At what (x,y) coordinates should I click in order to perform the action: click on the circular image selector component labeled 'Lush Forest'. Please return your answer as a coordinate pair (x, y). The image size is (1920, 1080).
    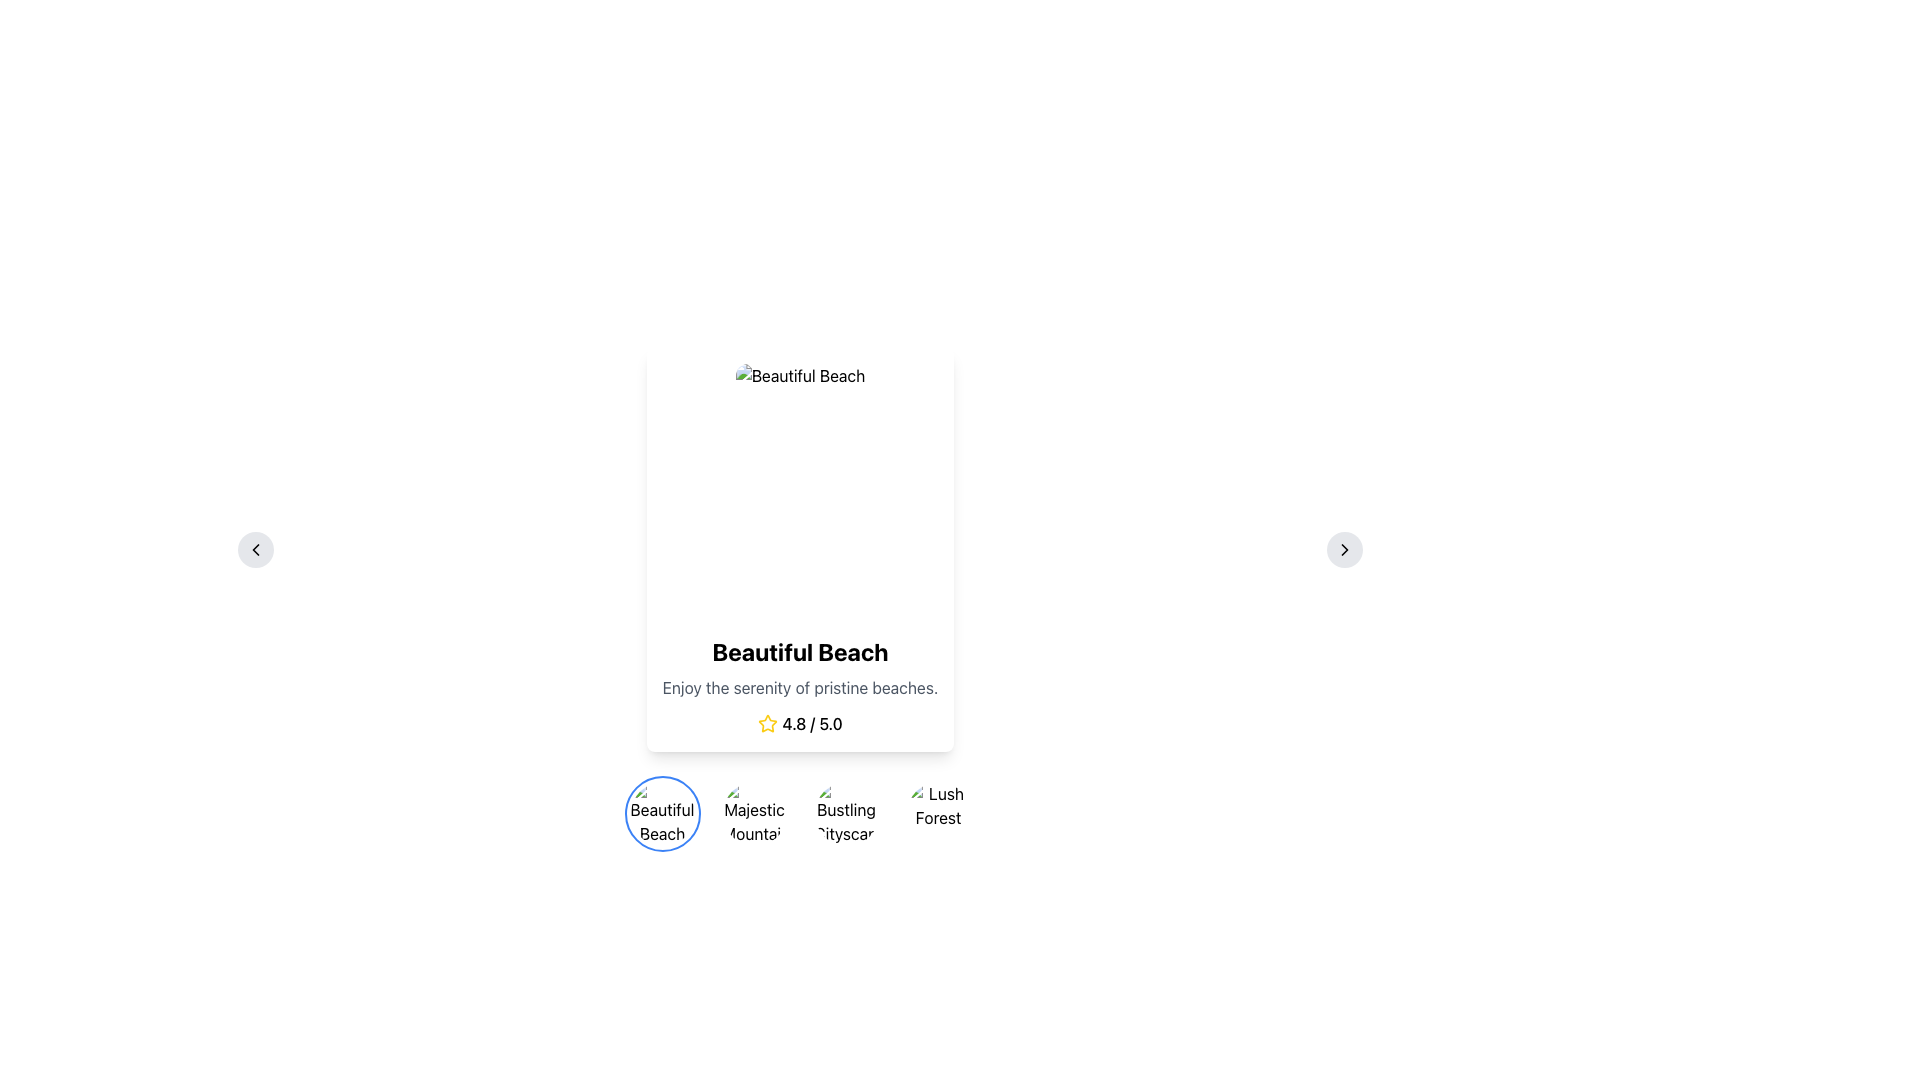
    Looking at the image, I should click on (937, 813).